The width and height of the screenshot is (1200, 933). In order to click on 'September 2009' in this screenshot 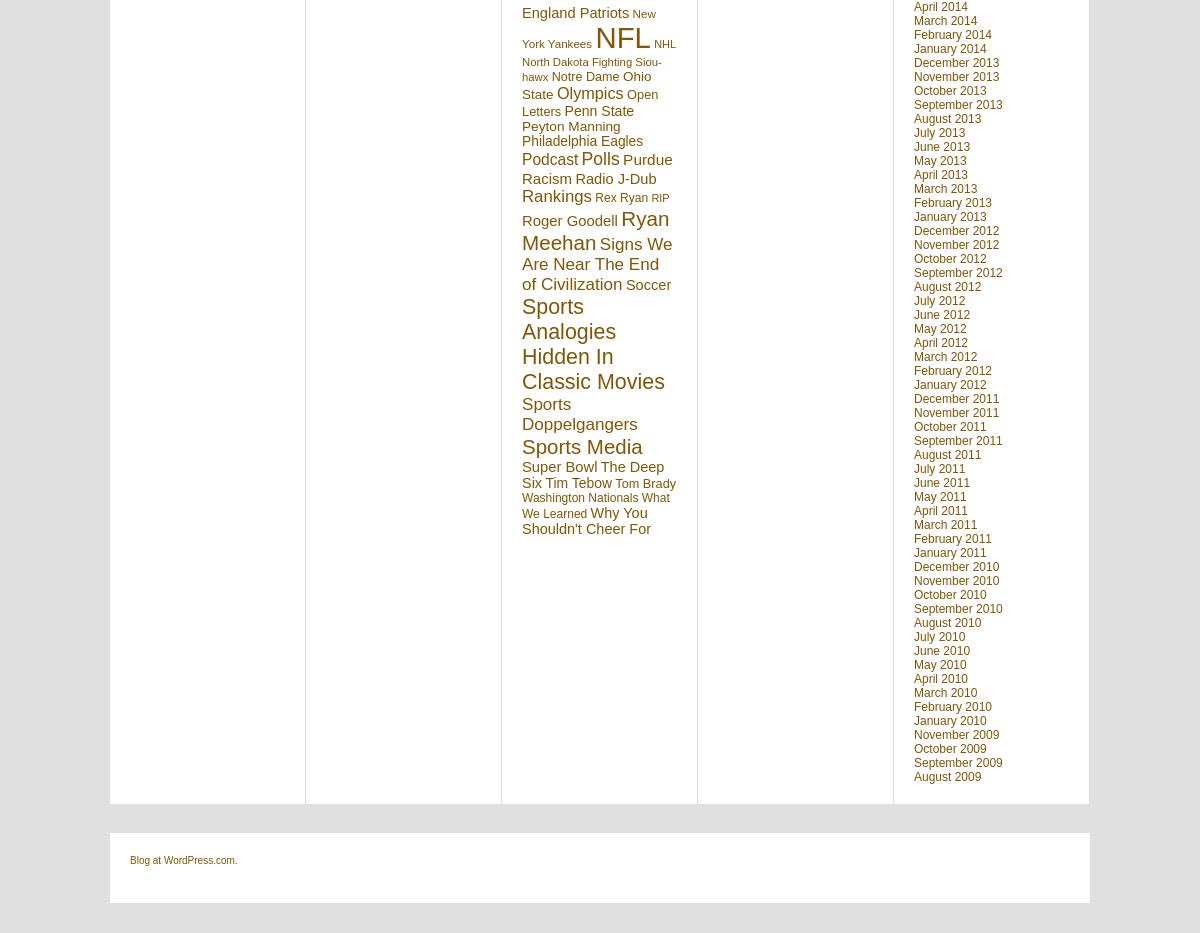, I will do `click(957, 762)`.